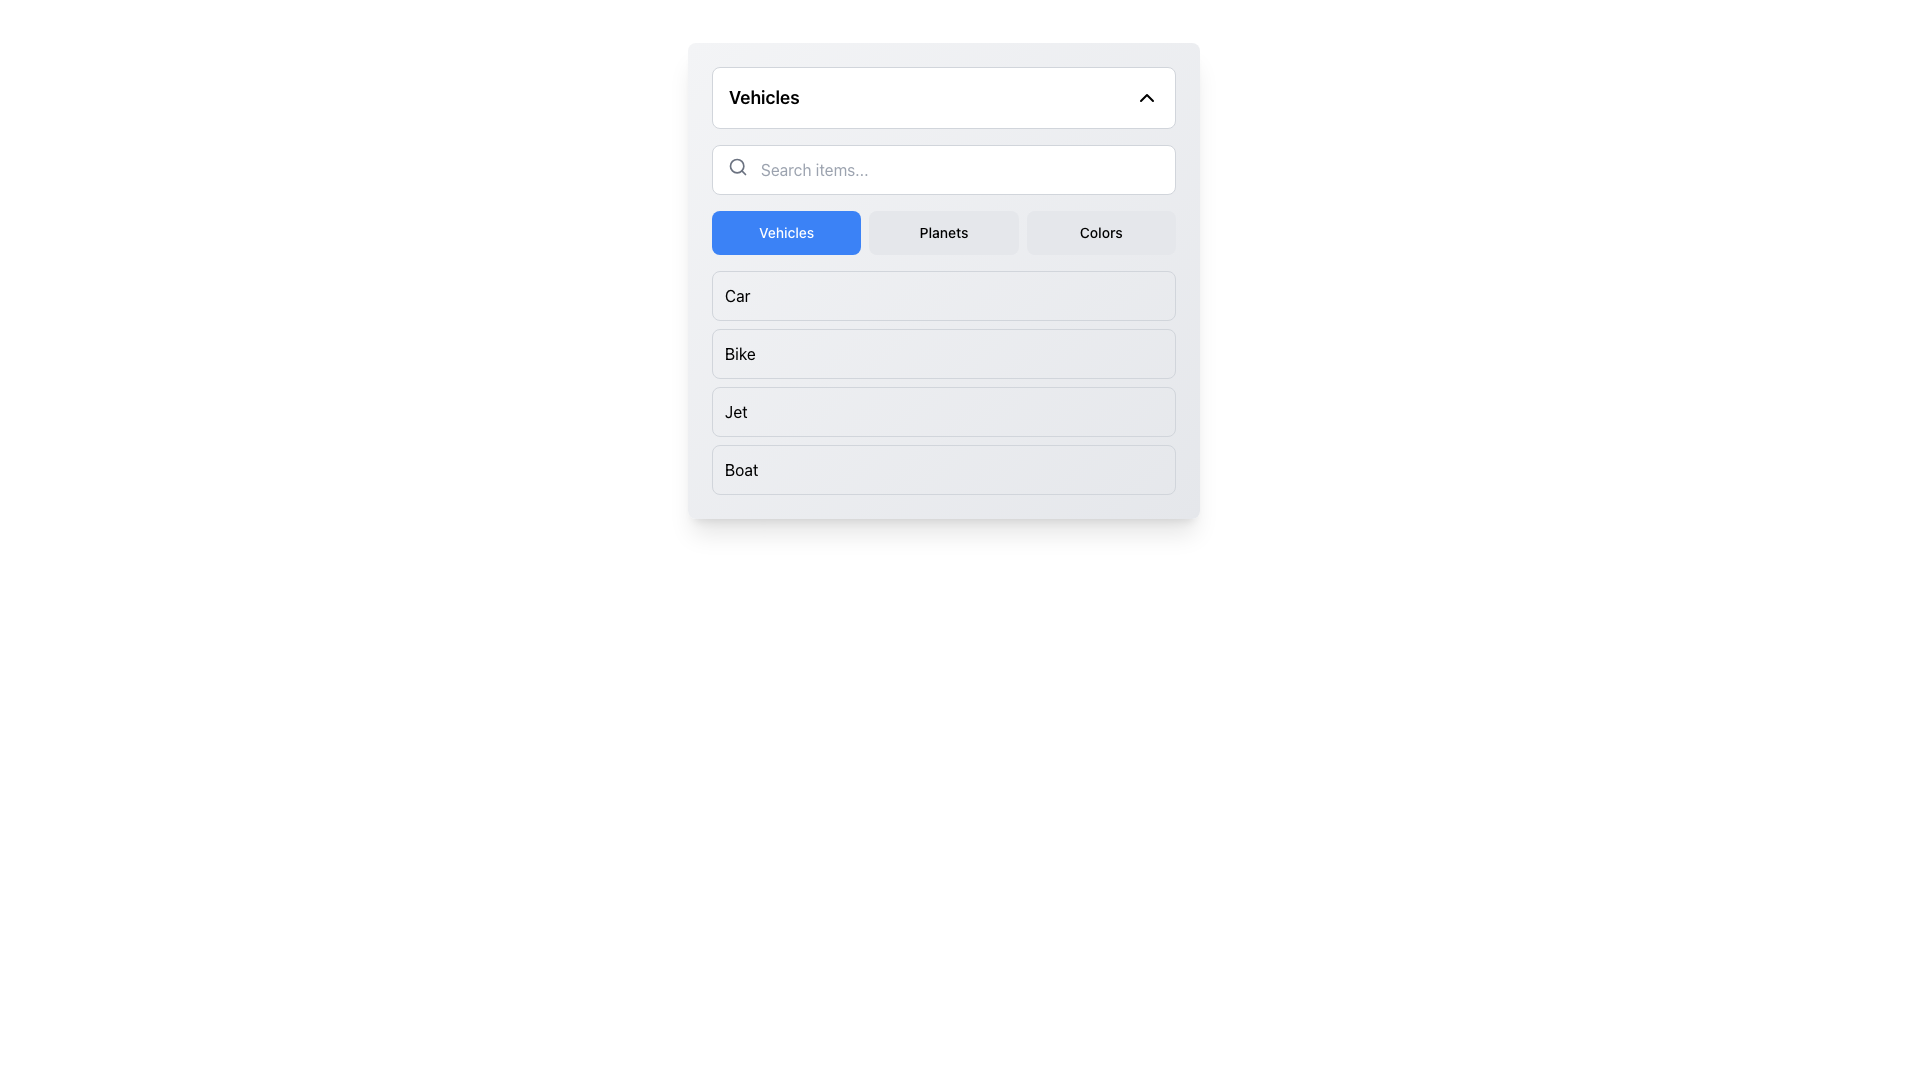 The height and width of the screenshot is (1080, 1920). What do you see at coordinates (943, 470) in the screenshot?
I see `the 'Boat' option button, which is the last item in the vertical list of options titled 'Vehicles'` at bounding box center [943, 470].